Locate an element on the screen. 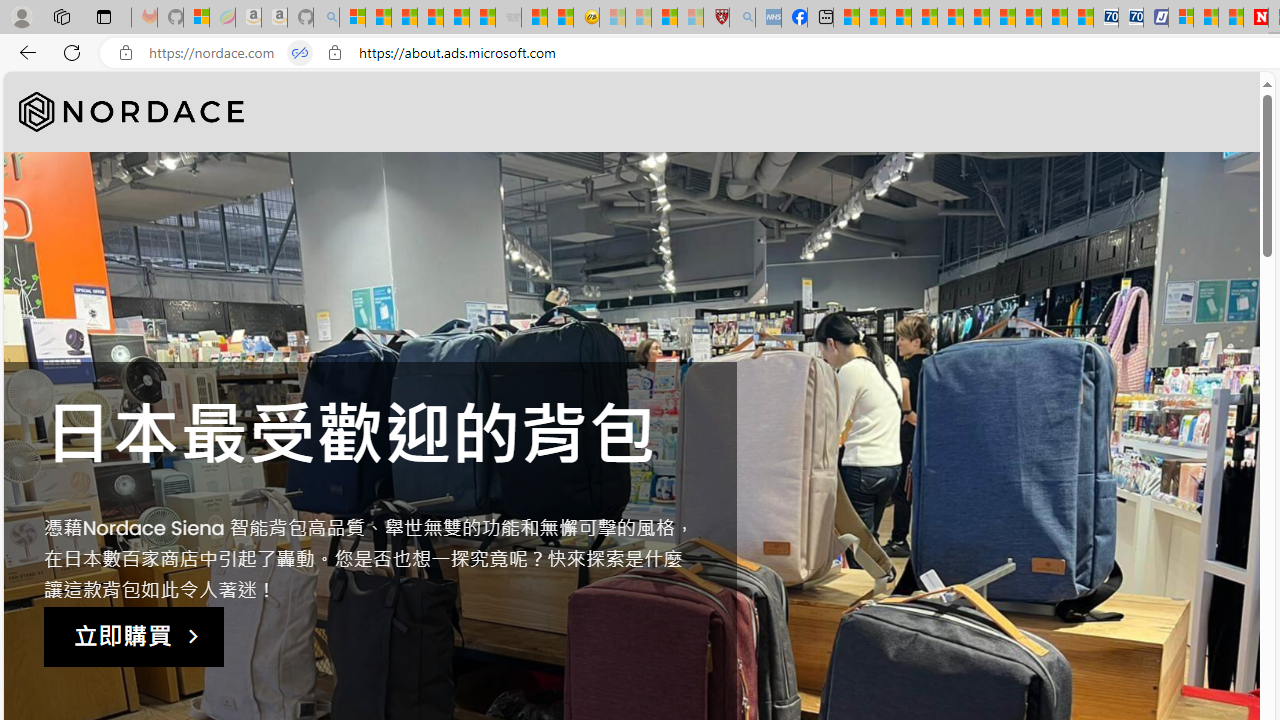 The image size is (1280, 720). 'Cheap Car Rentals - Save70.com' is located at coordinates (1104, 17).